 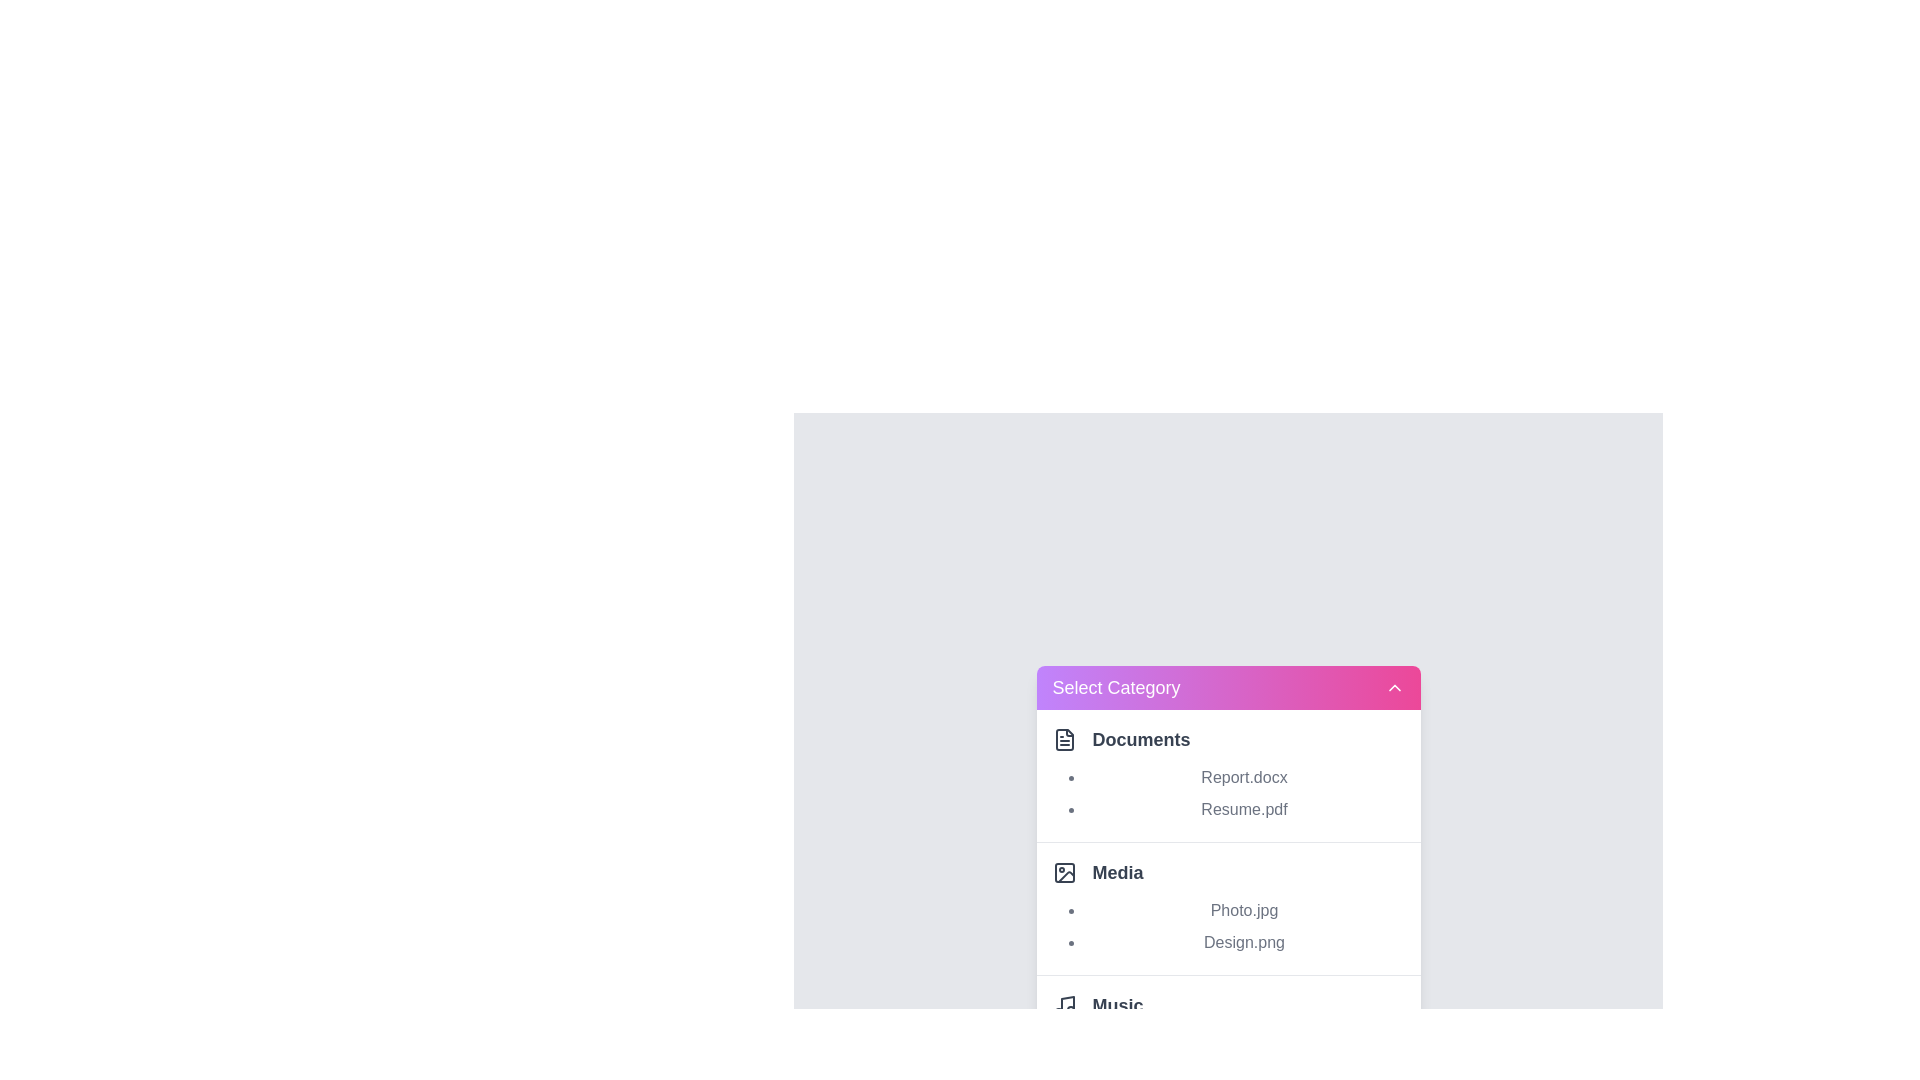 I want to click on the dropdown indicator icon located on the rightmost side of the header bar labeled 'Select Category', so click(x=1393, y=686).